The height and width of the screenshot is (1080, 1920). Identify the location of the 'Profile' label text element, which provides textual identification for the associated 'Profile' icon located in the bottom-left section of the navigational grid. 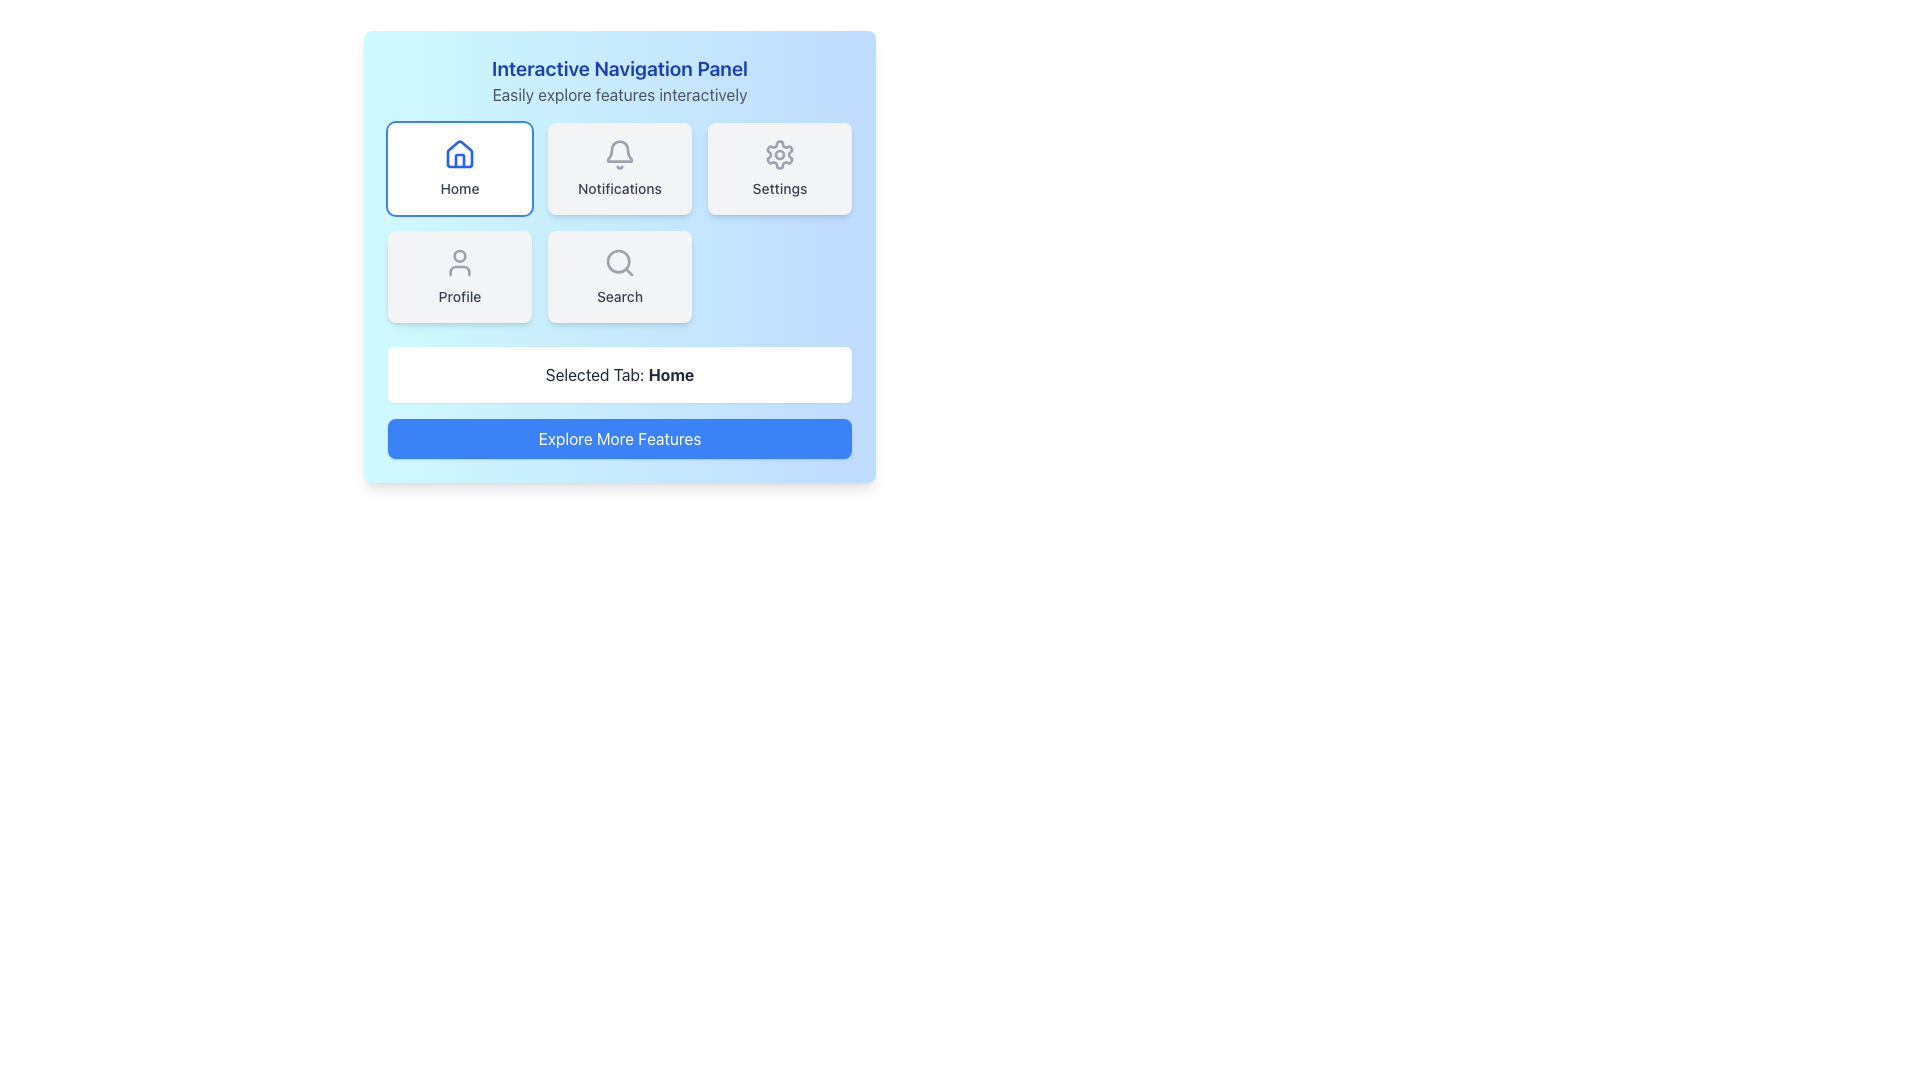
(459, 297).